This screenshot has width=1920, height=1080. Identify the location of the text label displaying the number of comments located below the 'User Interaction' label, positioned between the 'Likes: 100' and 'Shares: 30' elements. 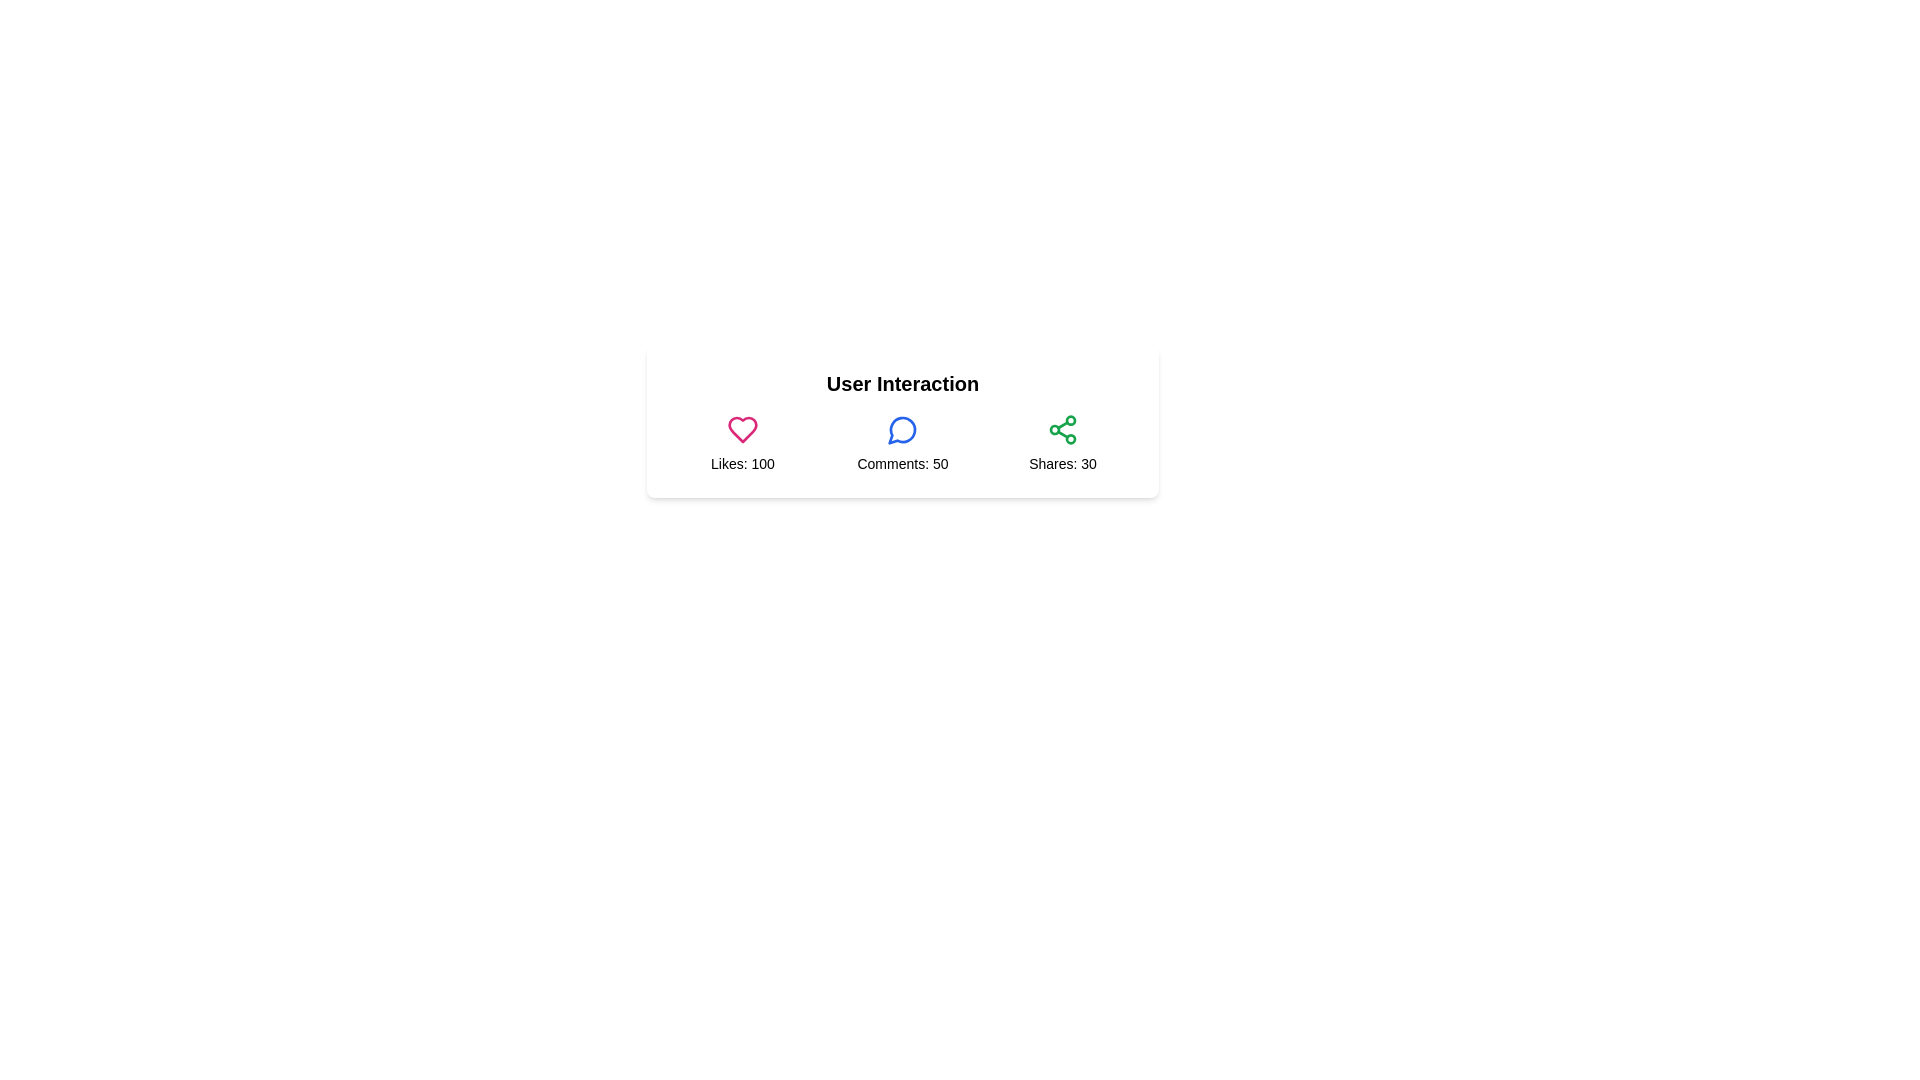
(901, 442).